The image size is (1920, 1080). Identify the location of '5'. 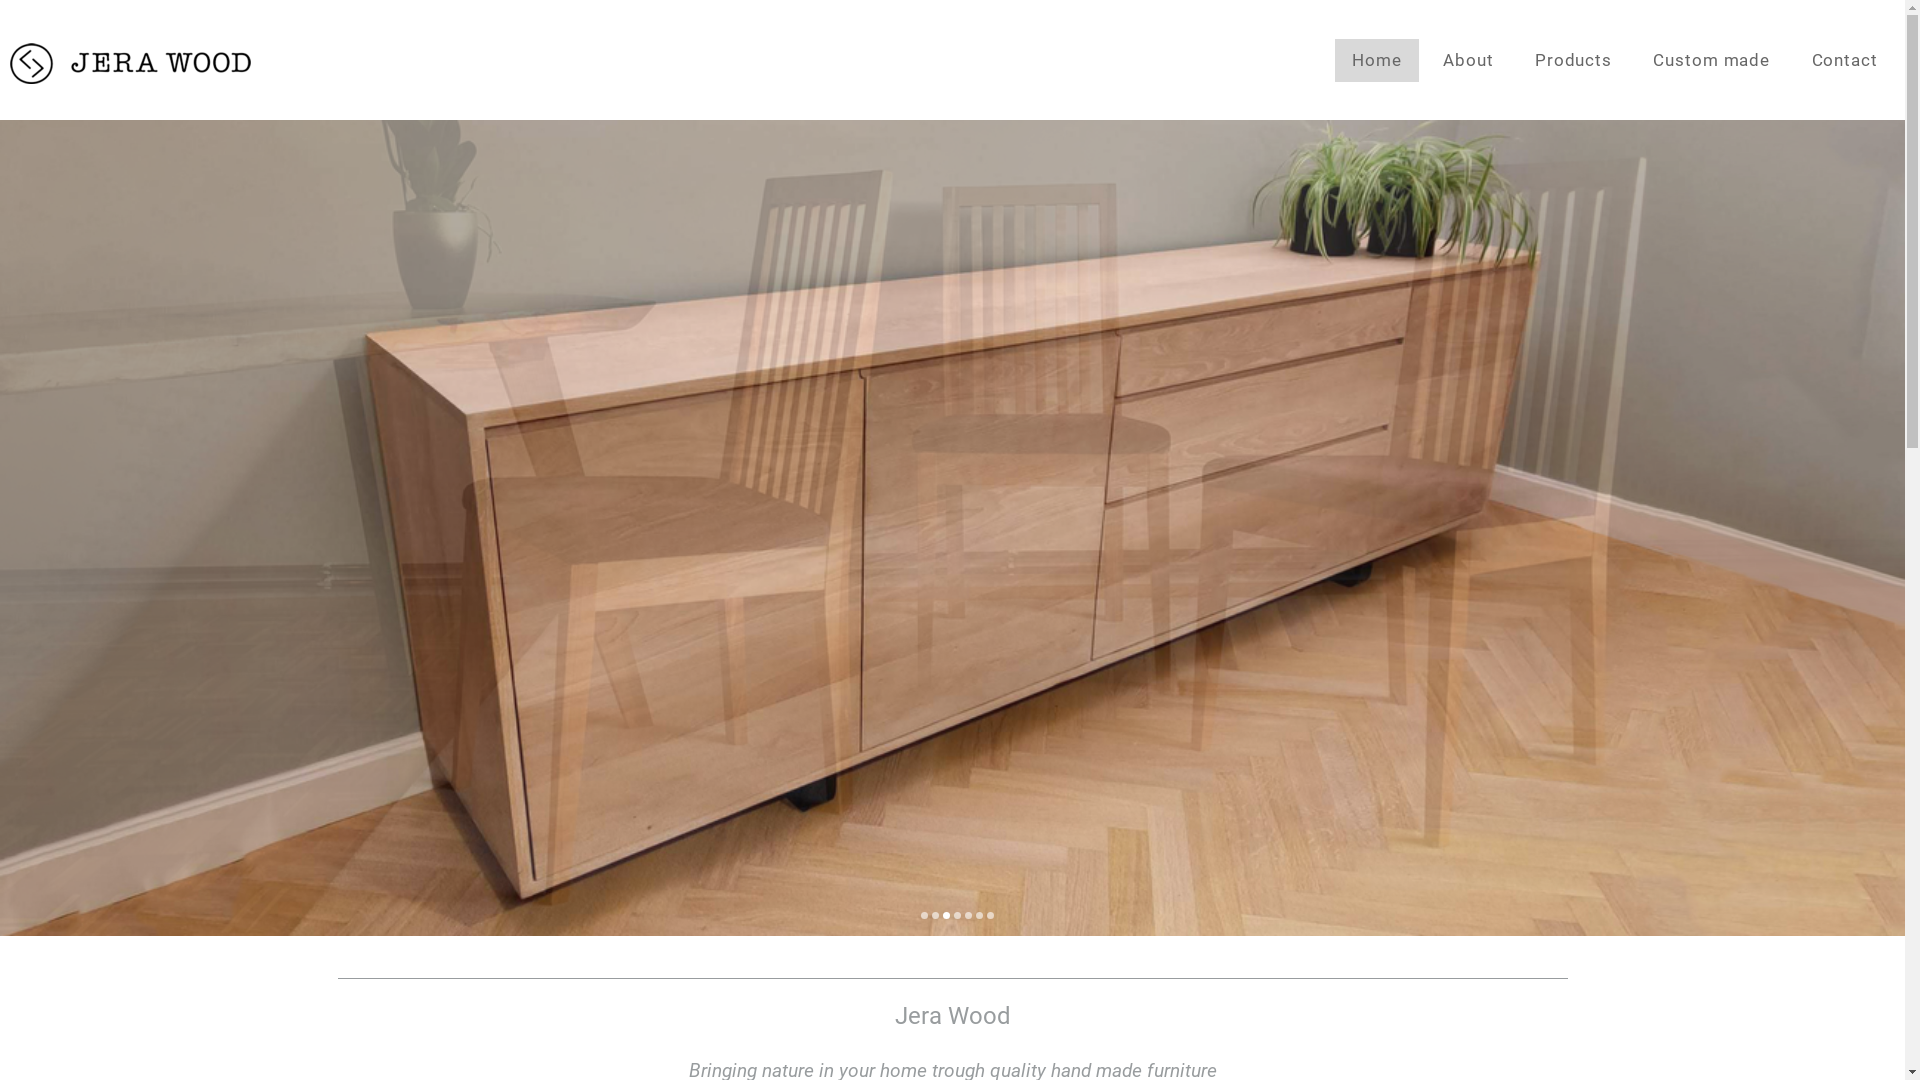
(968, 916).